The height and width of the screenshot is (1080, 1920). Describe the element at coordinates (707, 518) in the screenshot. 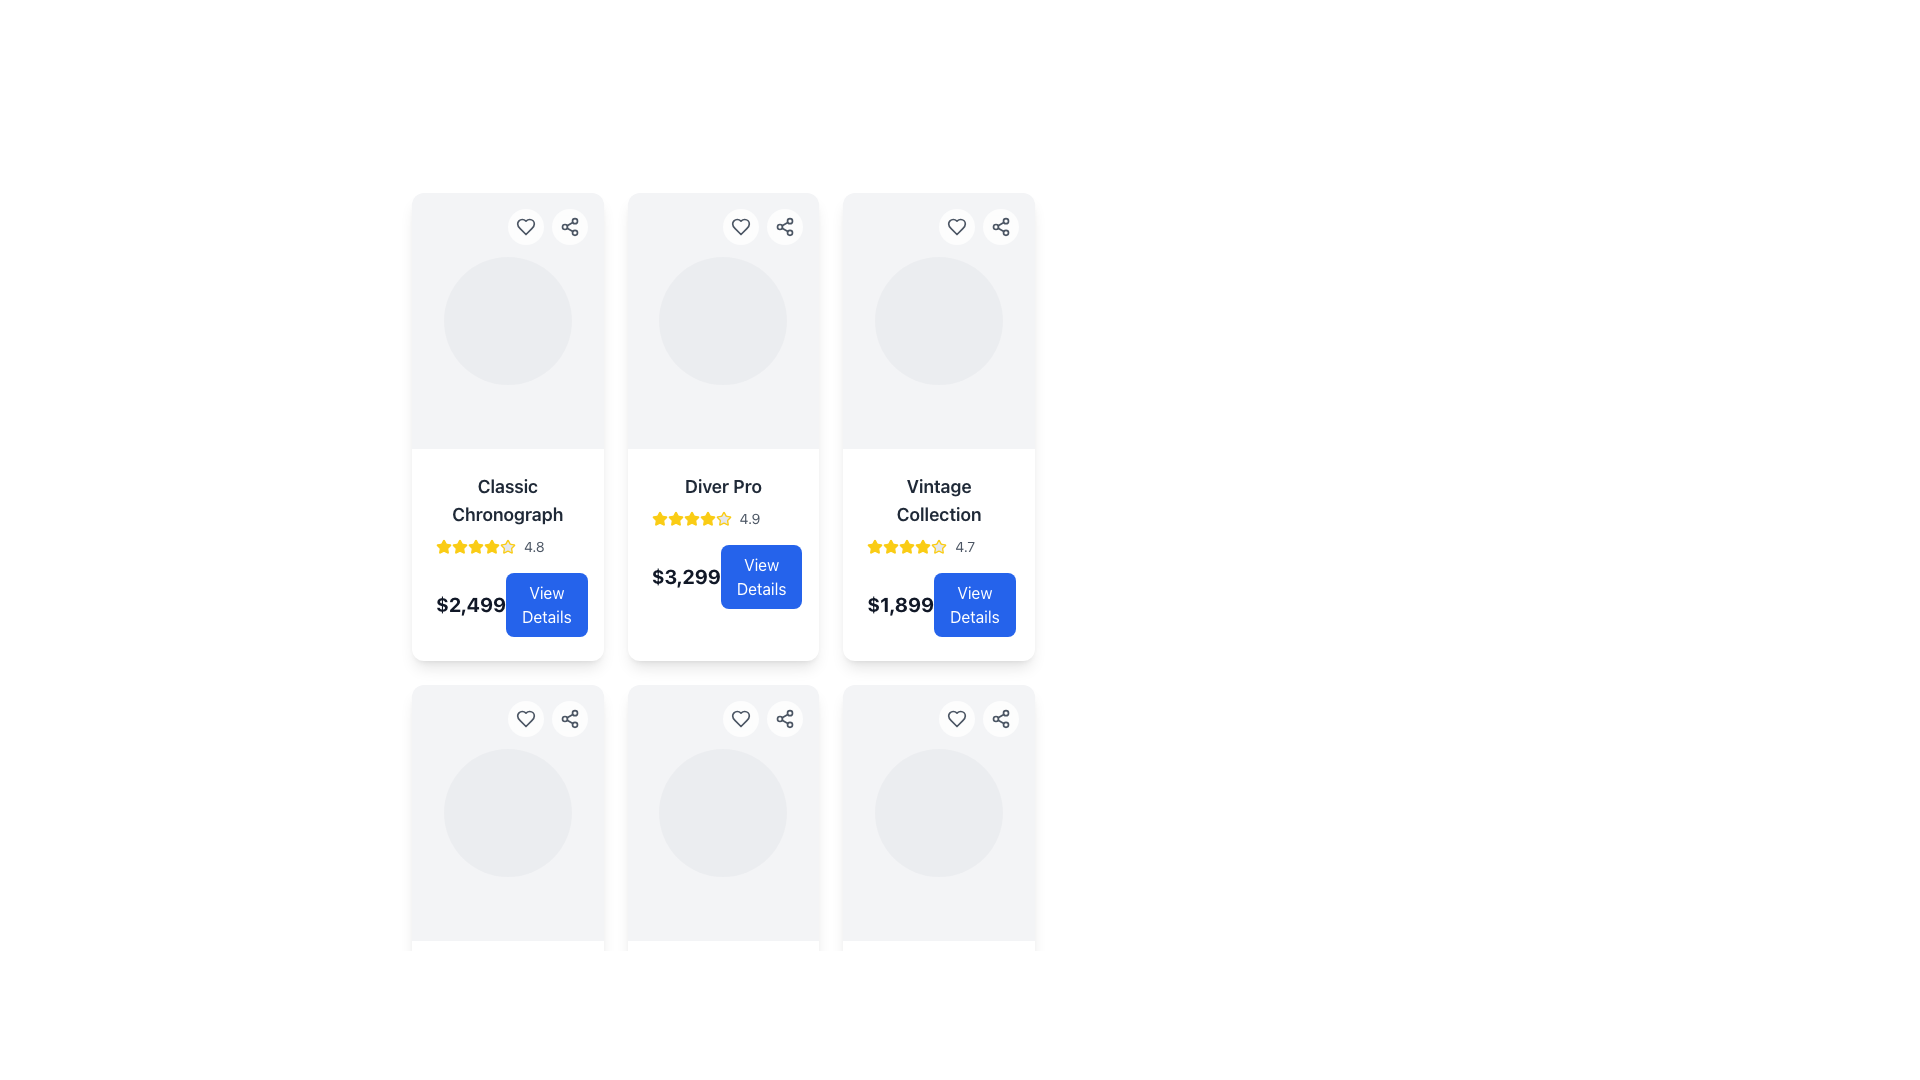

I see `the sixth star icon representing the rating score for the 'Diver Pro' product on the second card in the top row` at that location.